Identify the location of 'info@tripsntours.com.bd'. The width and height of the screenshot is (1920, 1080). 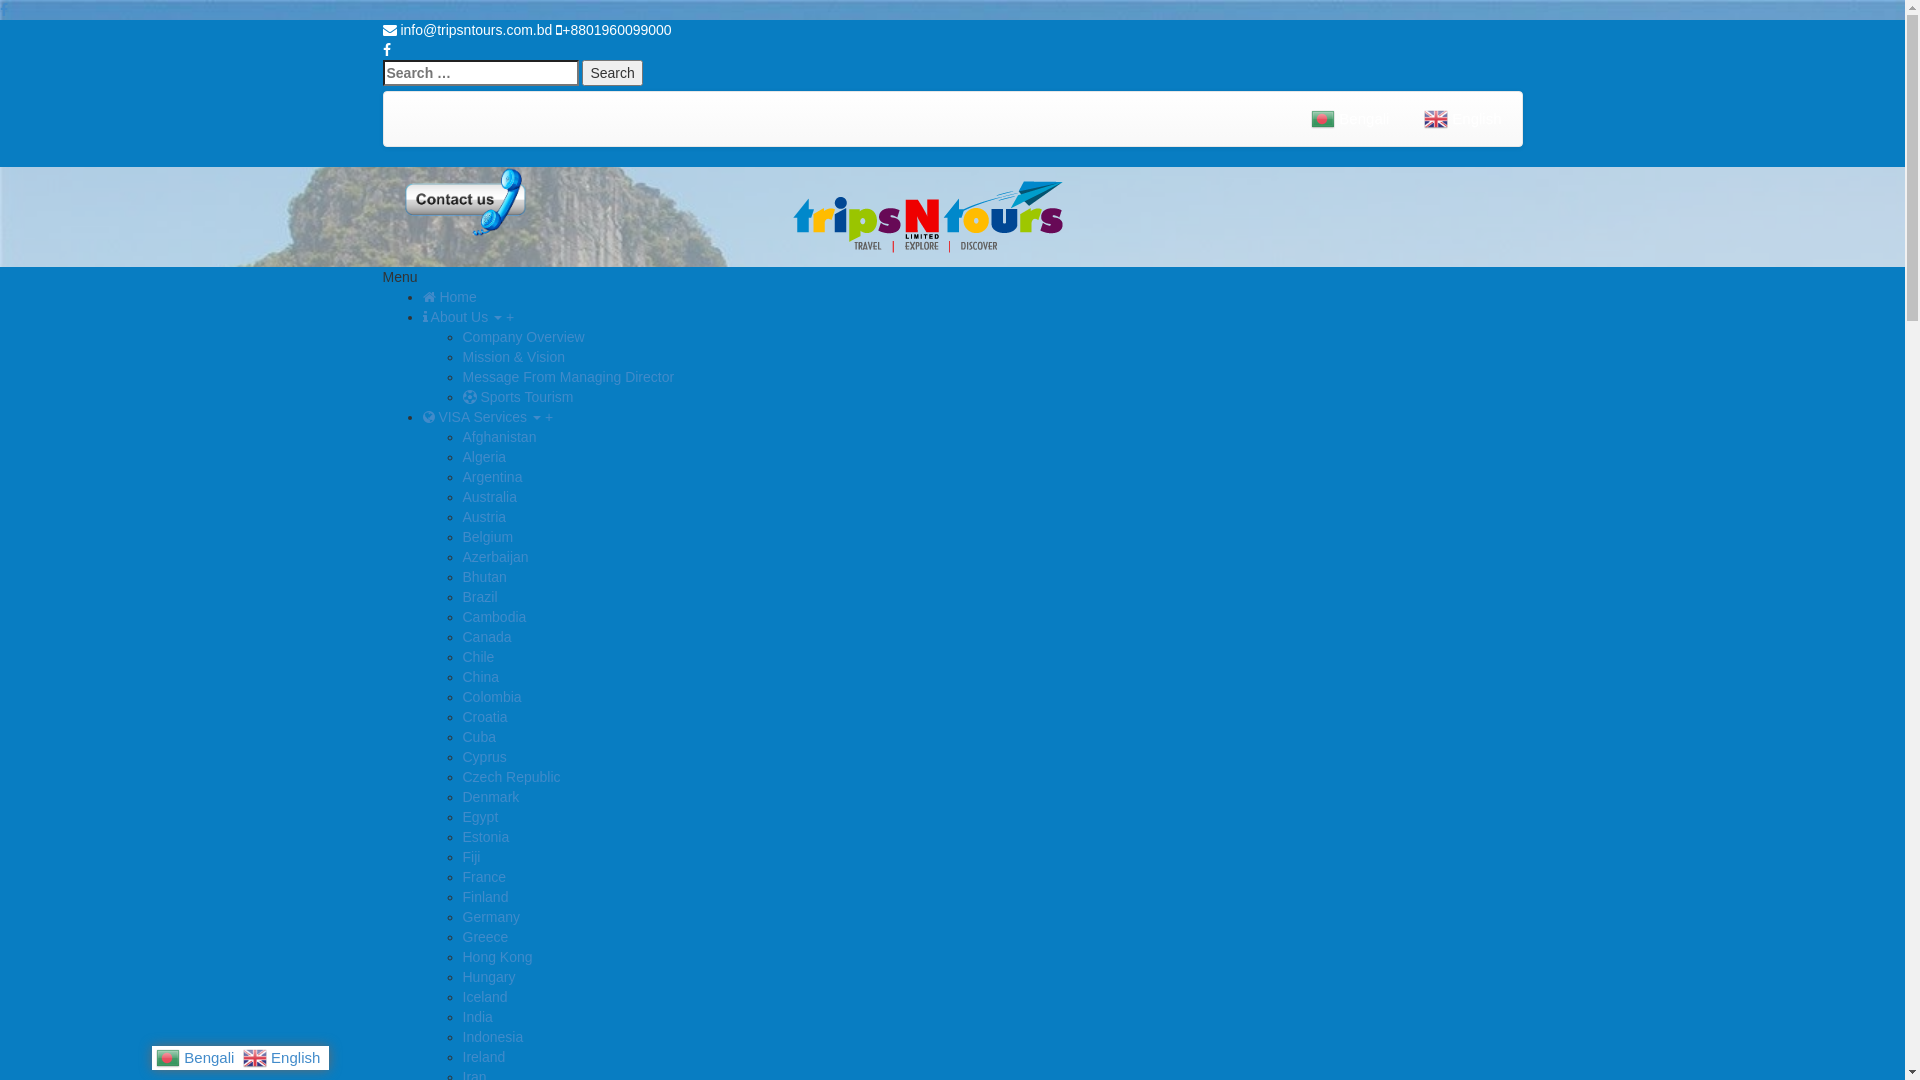
(465, 30).